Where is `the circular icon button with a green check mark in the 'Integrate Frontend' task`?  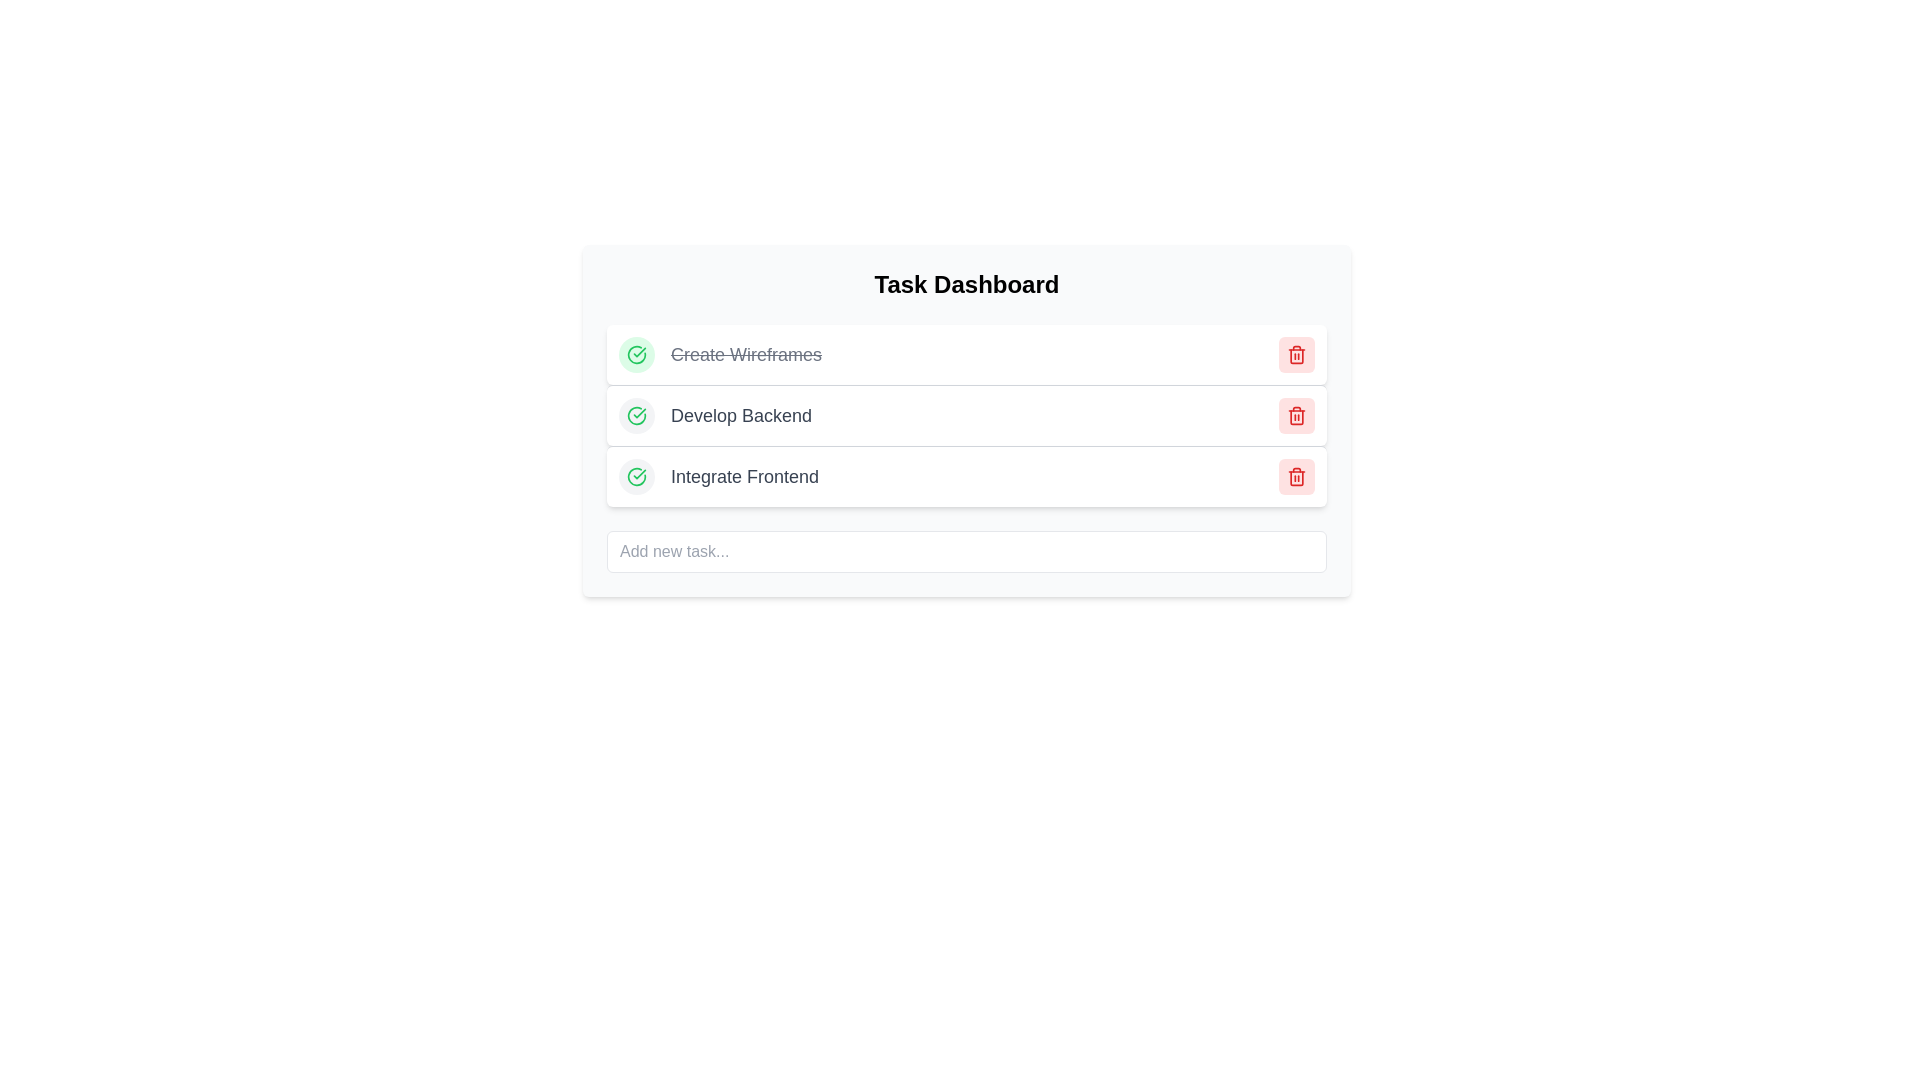 the circular icon button with a green check mark in the 'Integrate Frontend' task is located at coordinates (636, 477).